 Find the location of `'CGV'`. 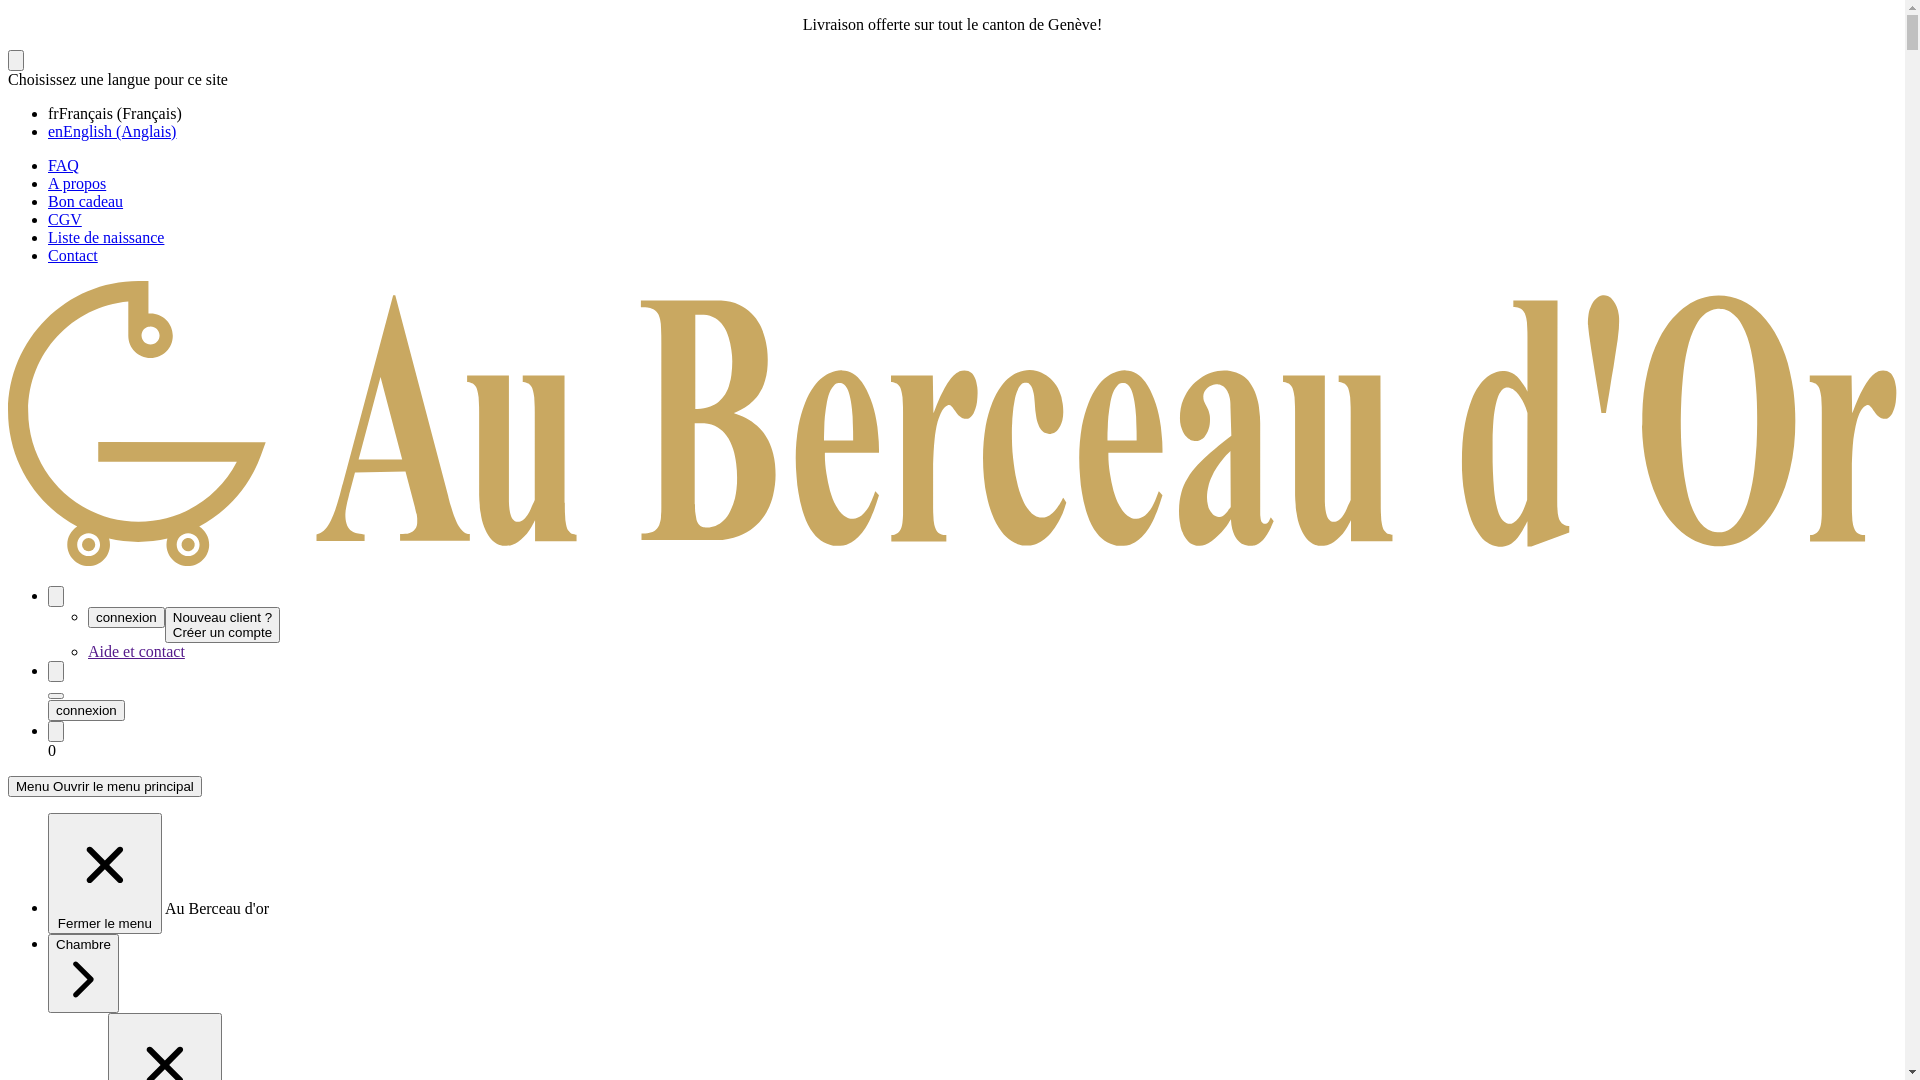

'CGV' is located at coordinates (48, 219).